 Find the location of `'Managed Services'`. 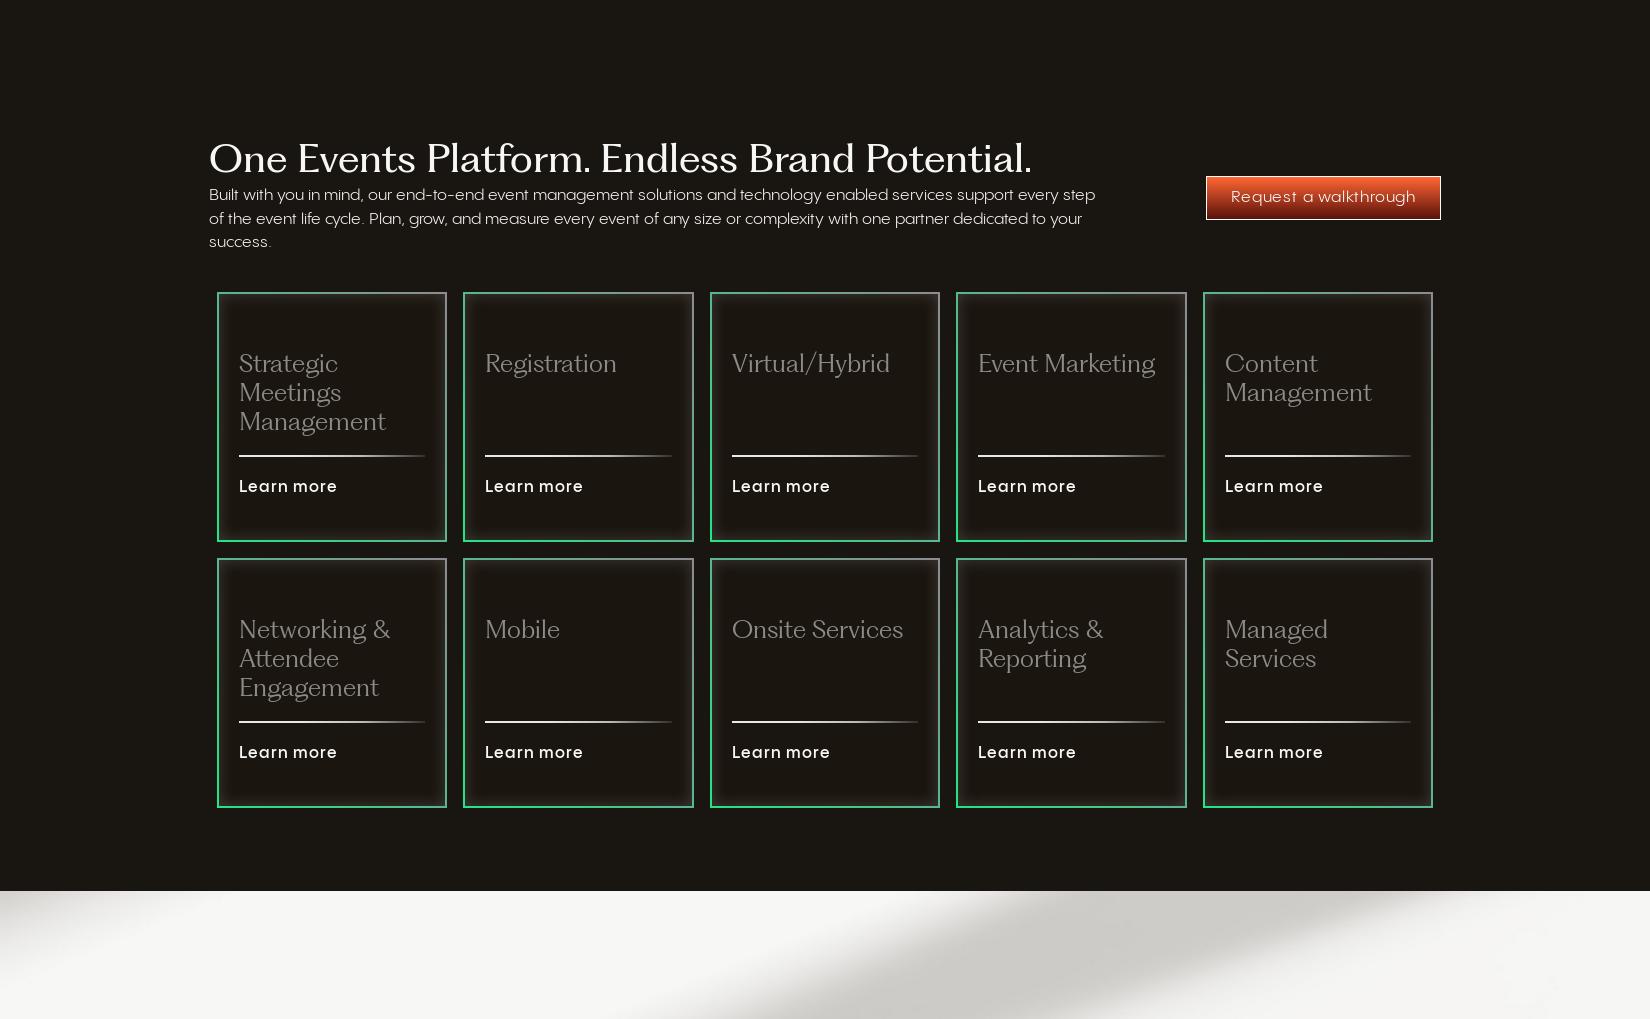

'Managed Services' is located at coordinates (1274, 645).